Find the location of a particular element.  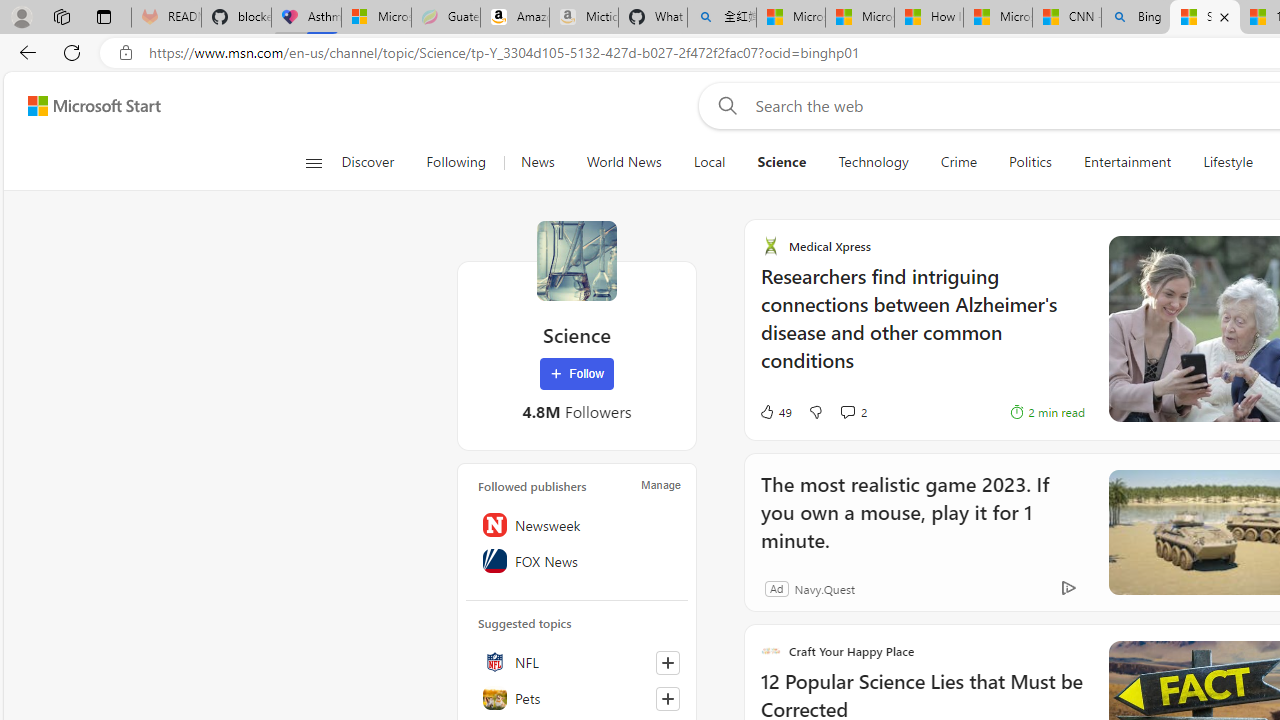

'Web search' is located at coordinates (723, 105).